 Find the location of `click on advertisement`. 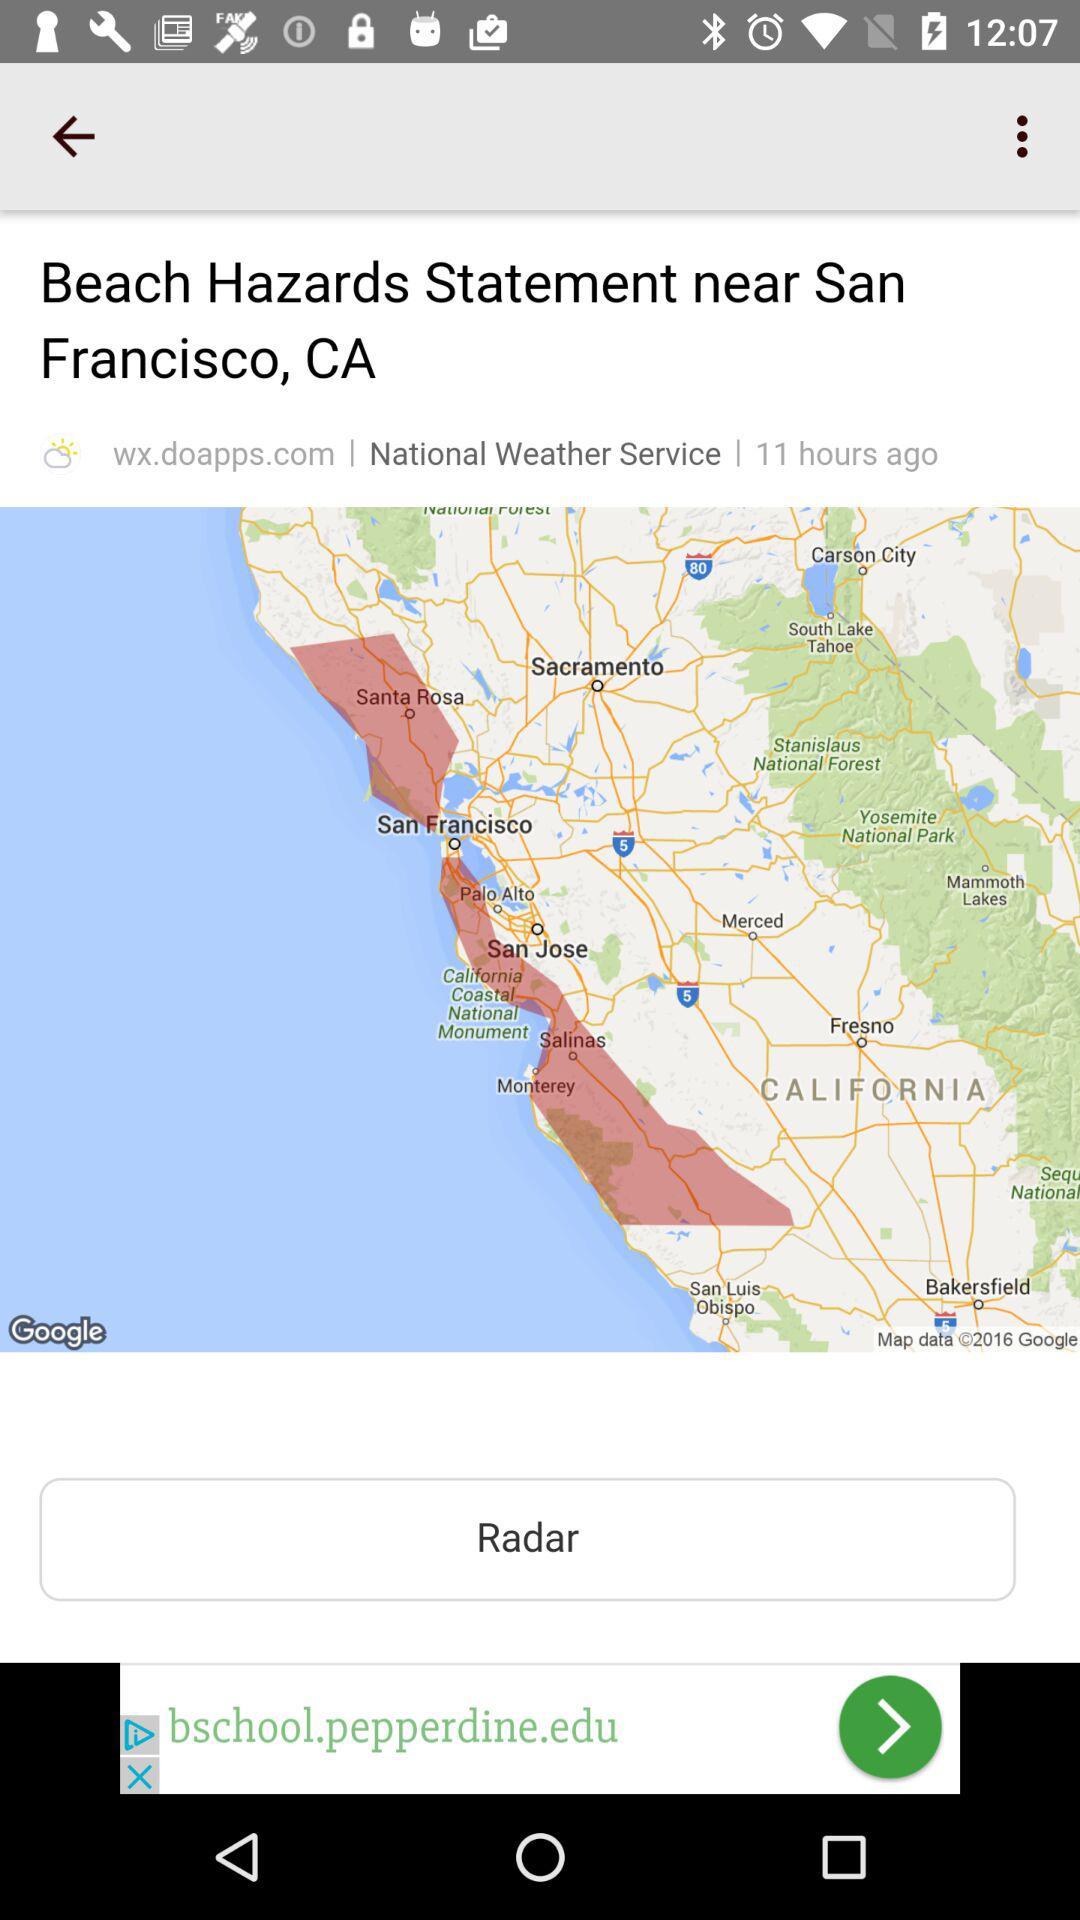

click on advertisement is located at coordinates (540, 1727).